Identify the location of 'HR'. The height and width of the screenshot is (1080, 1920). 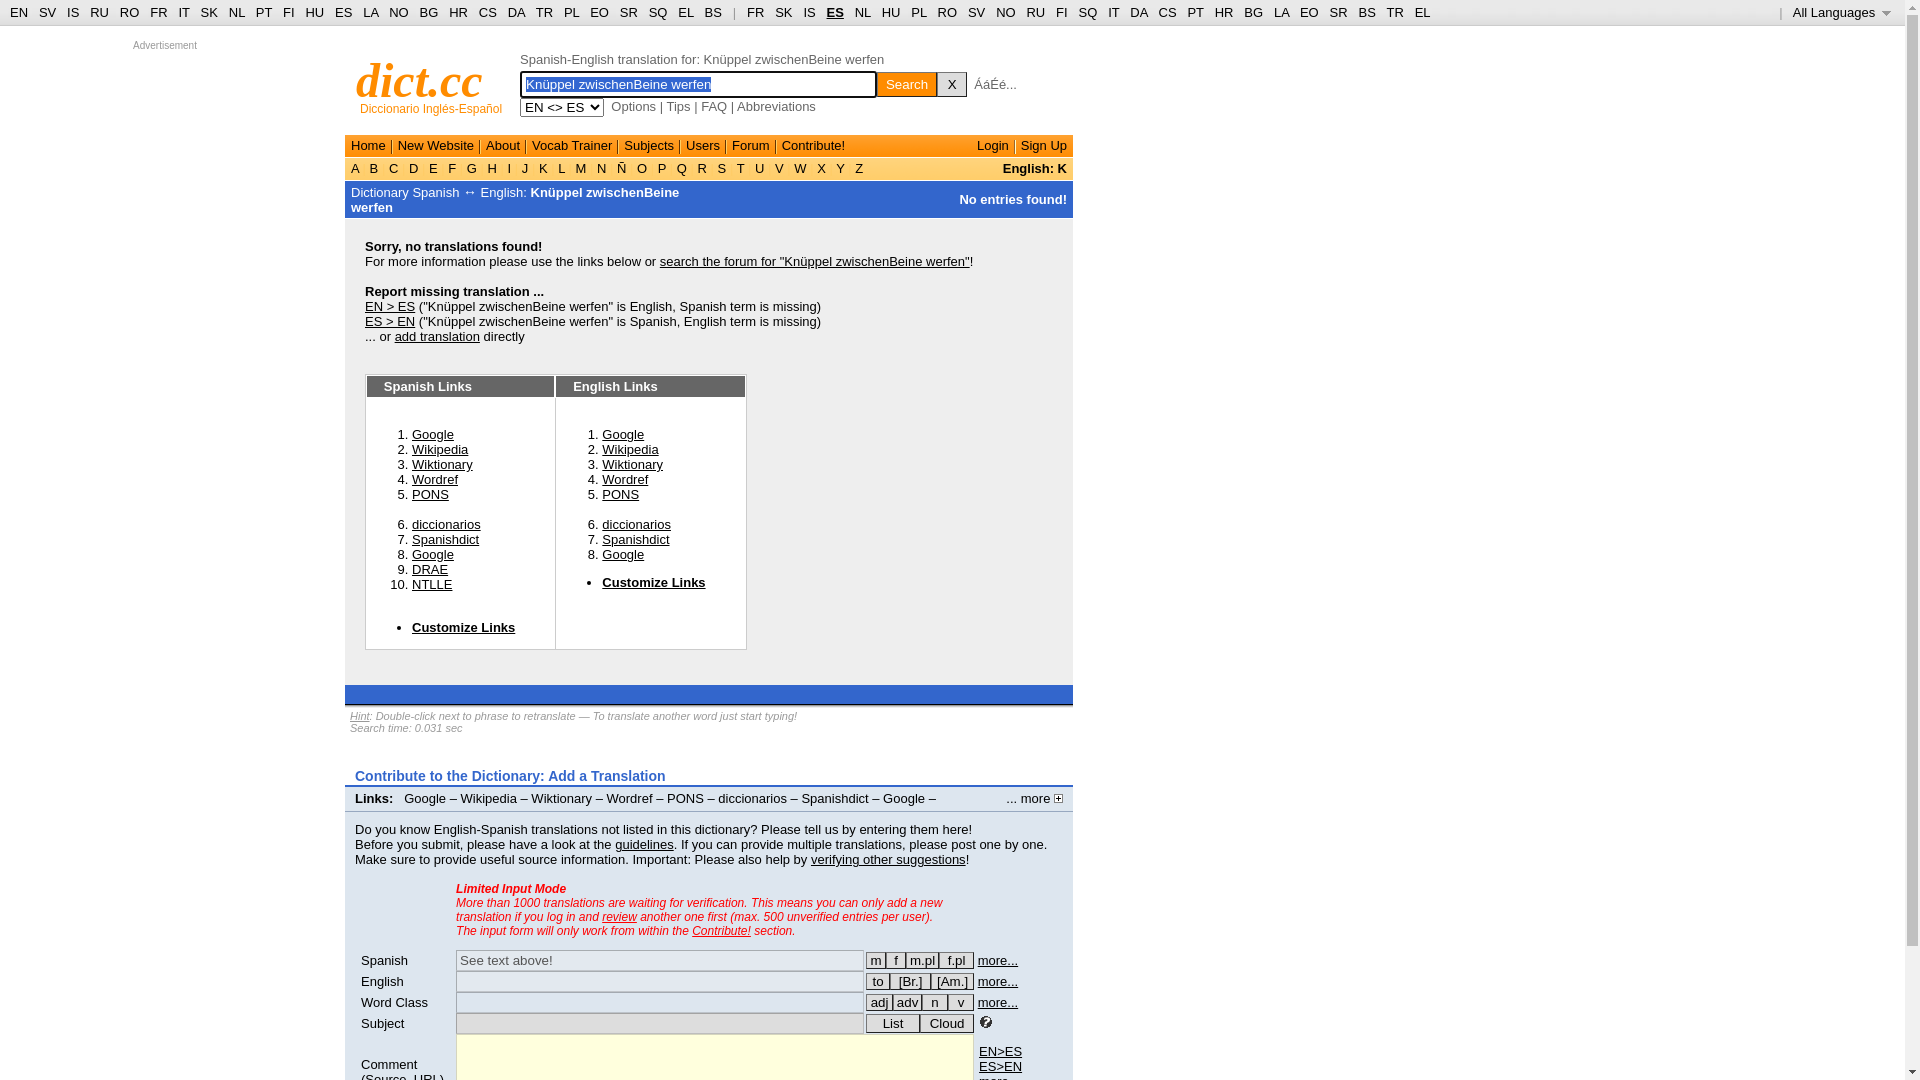
(448, 12).